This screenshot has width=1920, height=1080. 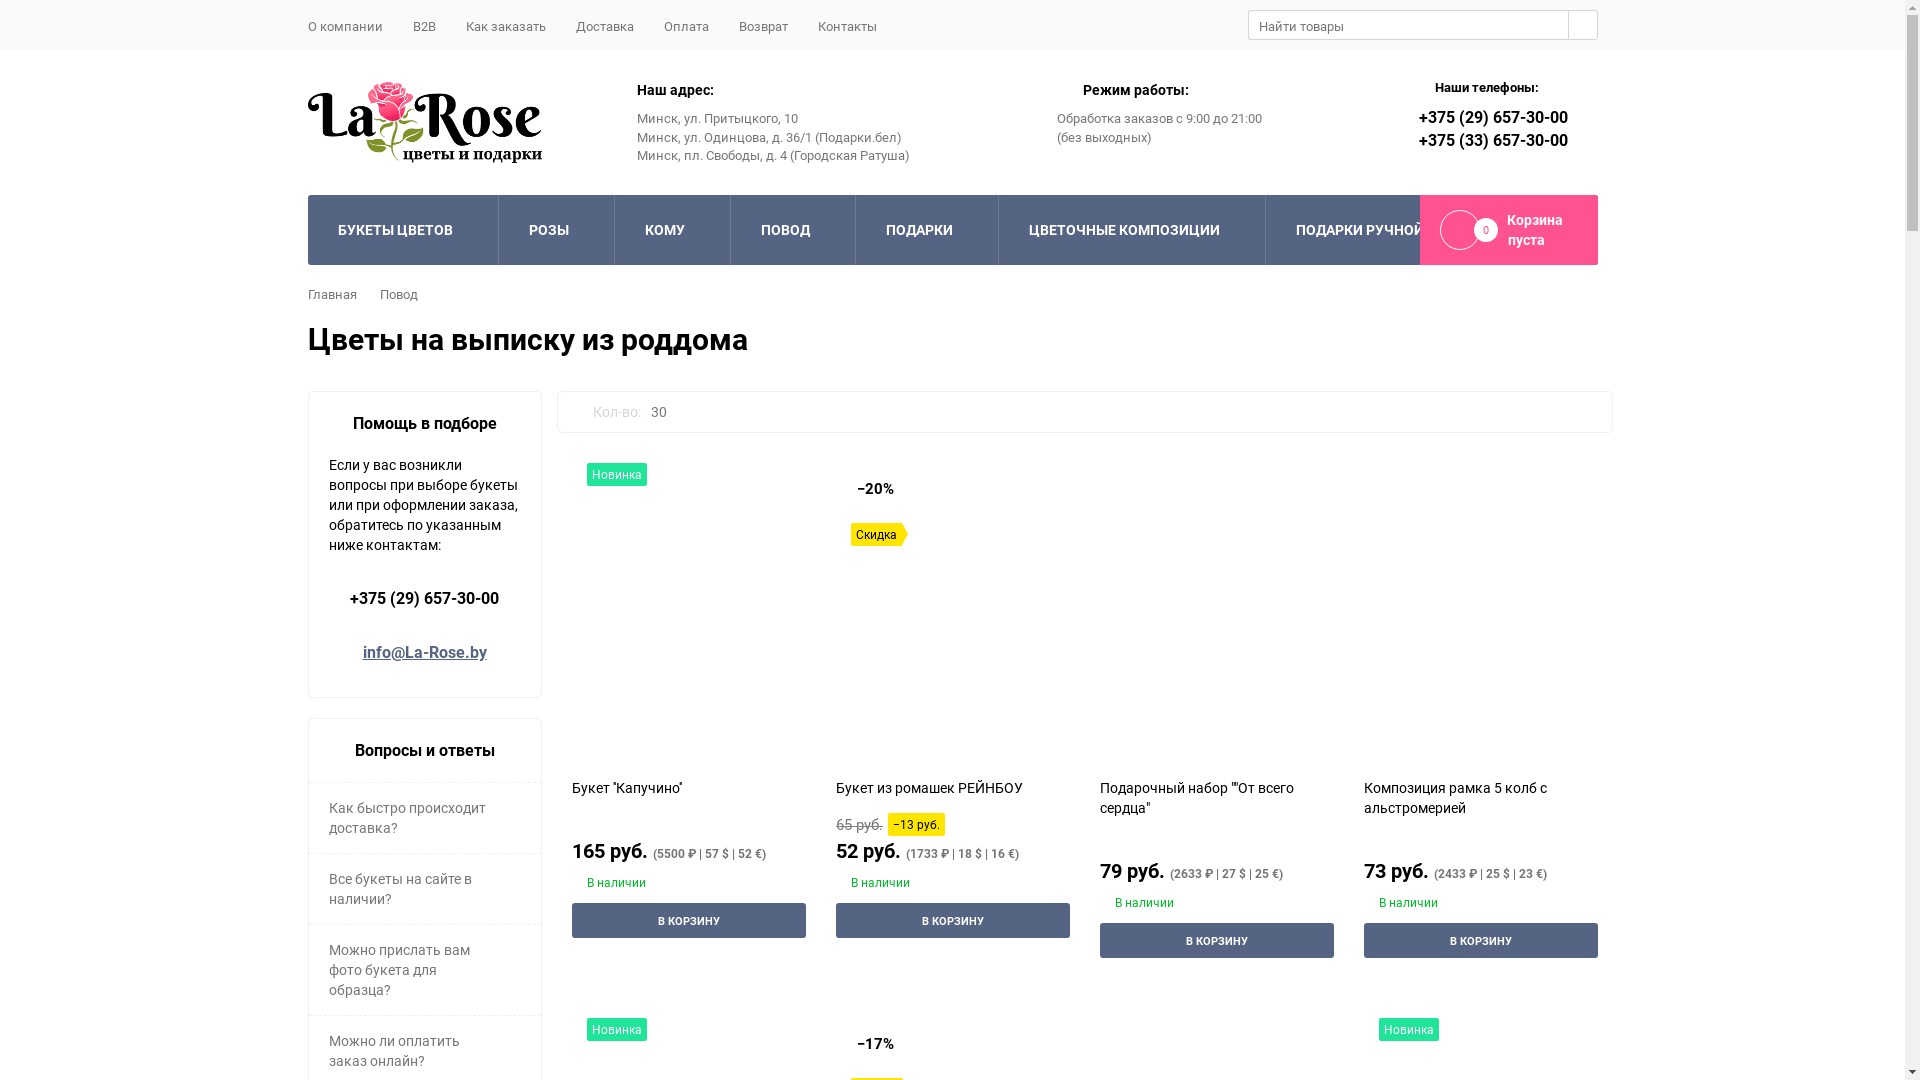 What do you see at coordinates (1492, 116) in the screenshot?
I see `'+375 (29) 657-30-00'` at bounding box center [1492, 116].